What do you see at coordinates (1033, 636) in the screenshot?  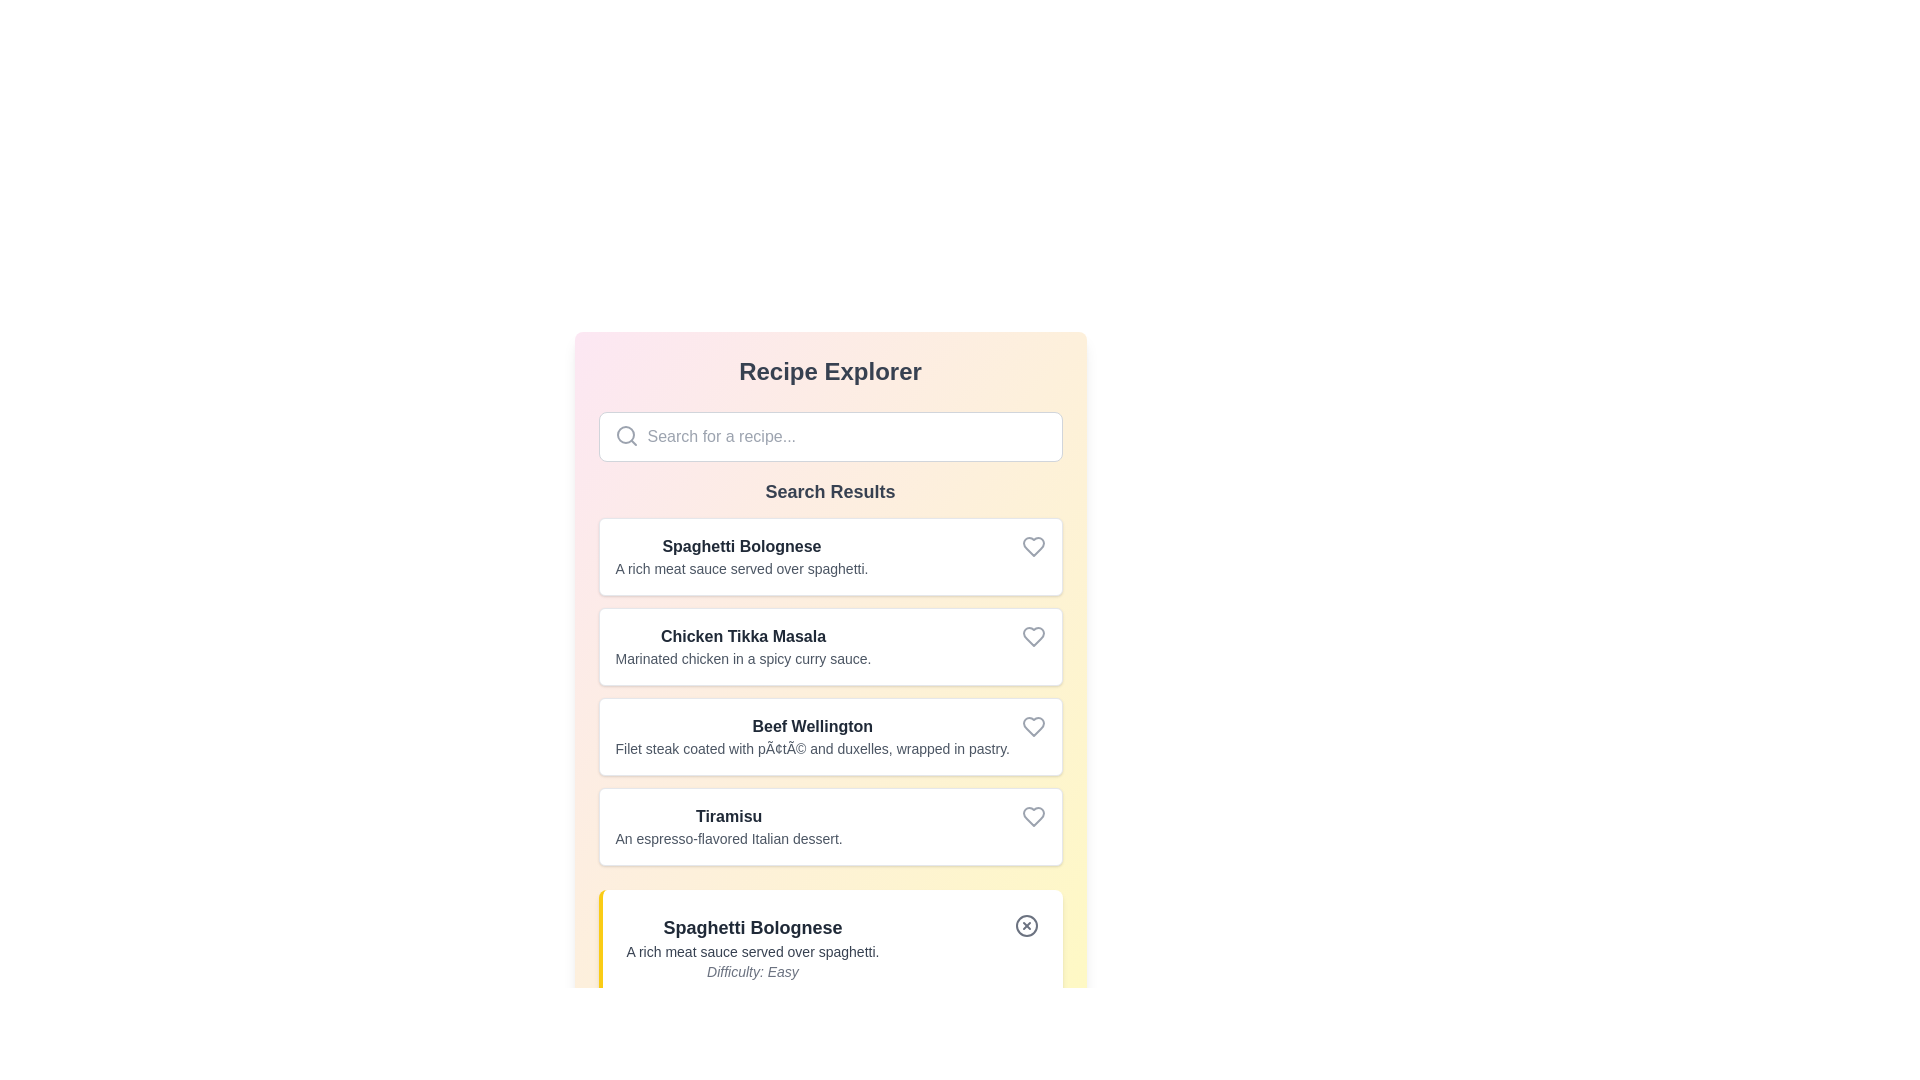 I see `the heart icon button in the top-right corner of the card for 'Chicken Tikka Masala'` at bounding box center [1033, 636].